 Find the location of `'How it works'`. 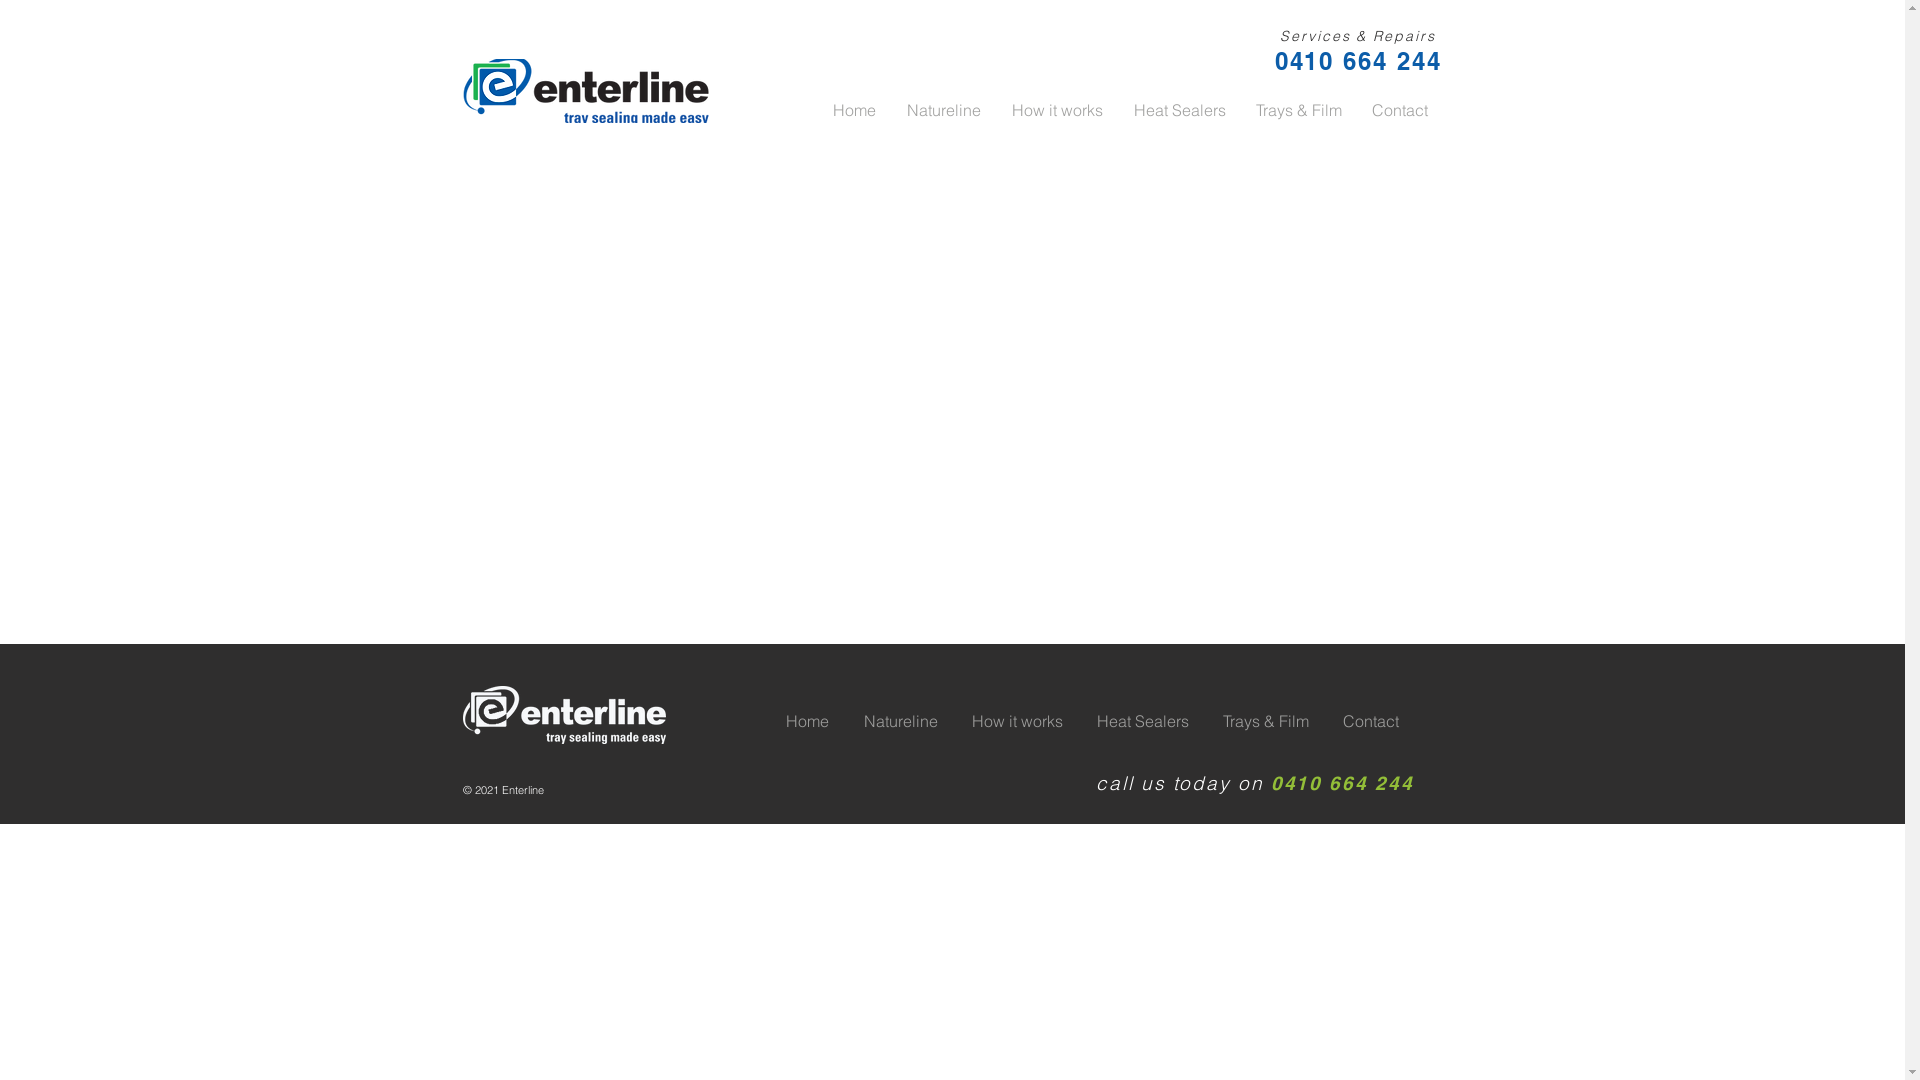

'How it works' is located at coordinates (1014, 721).